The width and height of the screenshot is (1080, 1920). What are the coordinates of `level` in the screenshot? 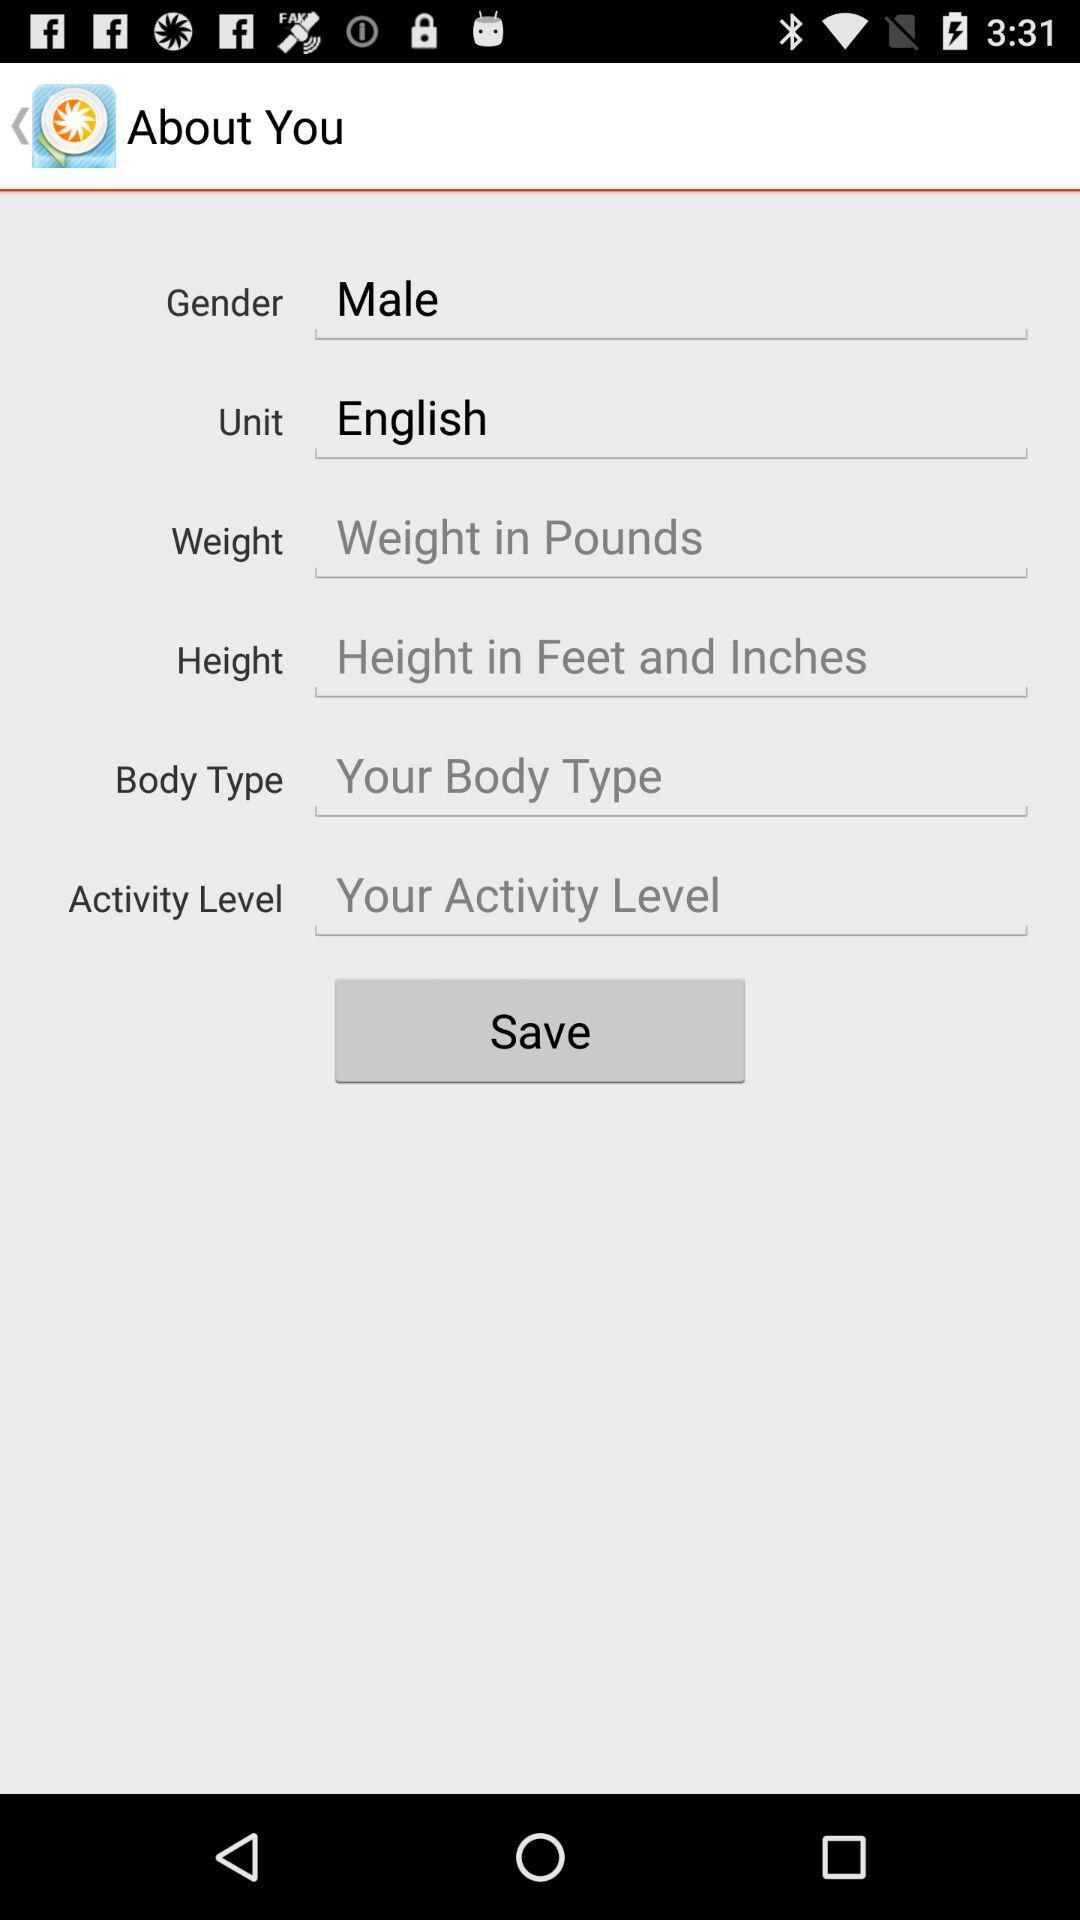 It's located at (671, 893).